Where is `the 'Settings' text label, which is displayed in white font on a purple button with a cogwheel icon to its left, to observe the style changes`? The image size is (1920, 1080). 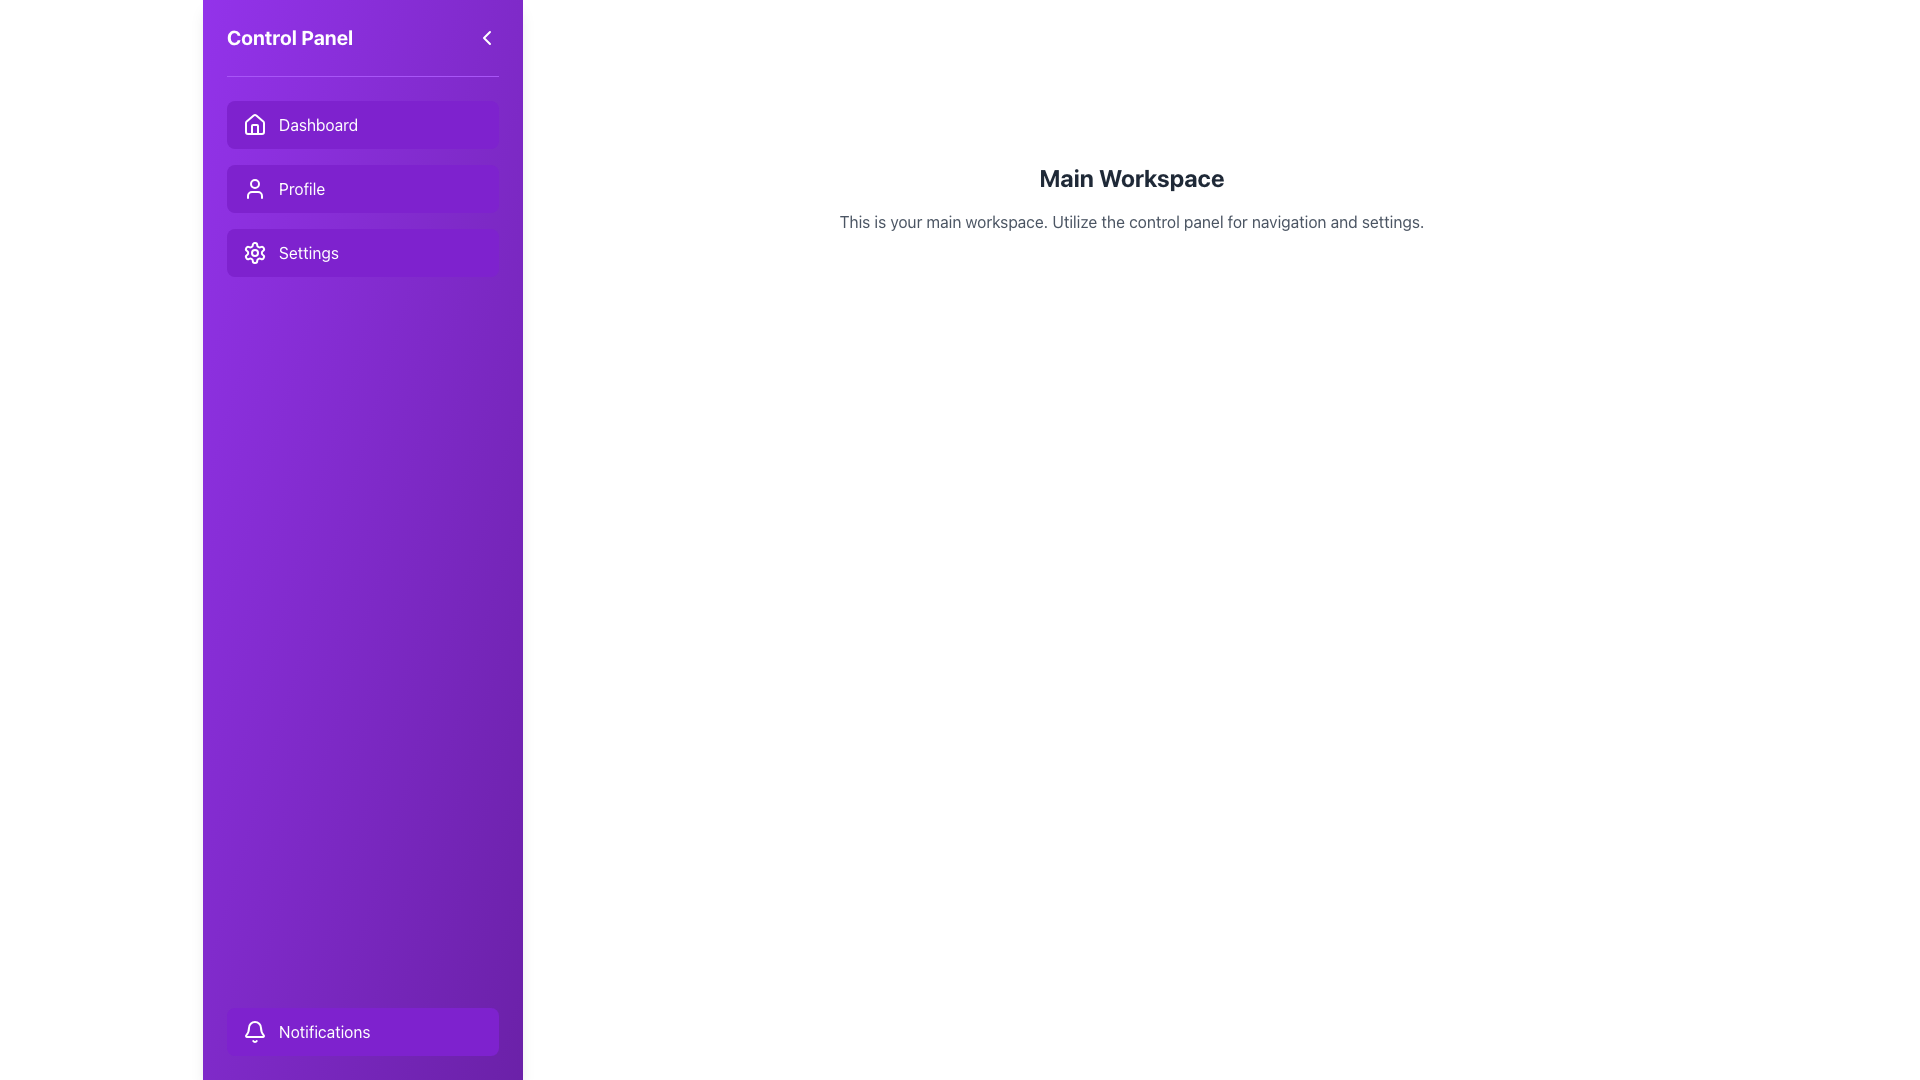 the 'Settings' text label, which is displayed in white font on a purple button with a cogwheel icon to its left, to observe the style changes is located at coordinates (307, 252).